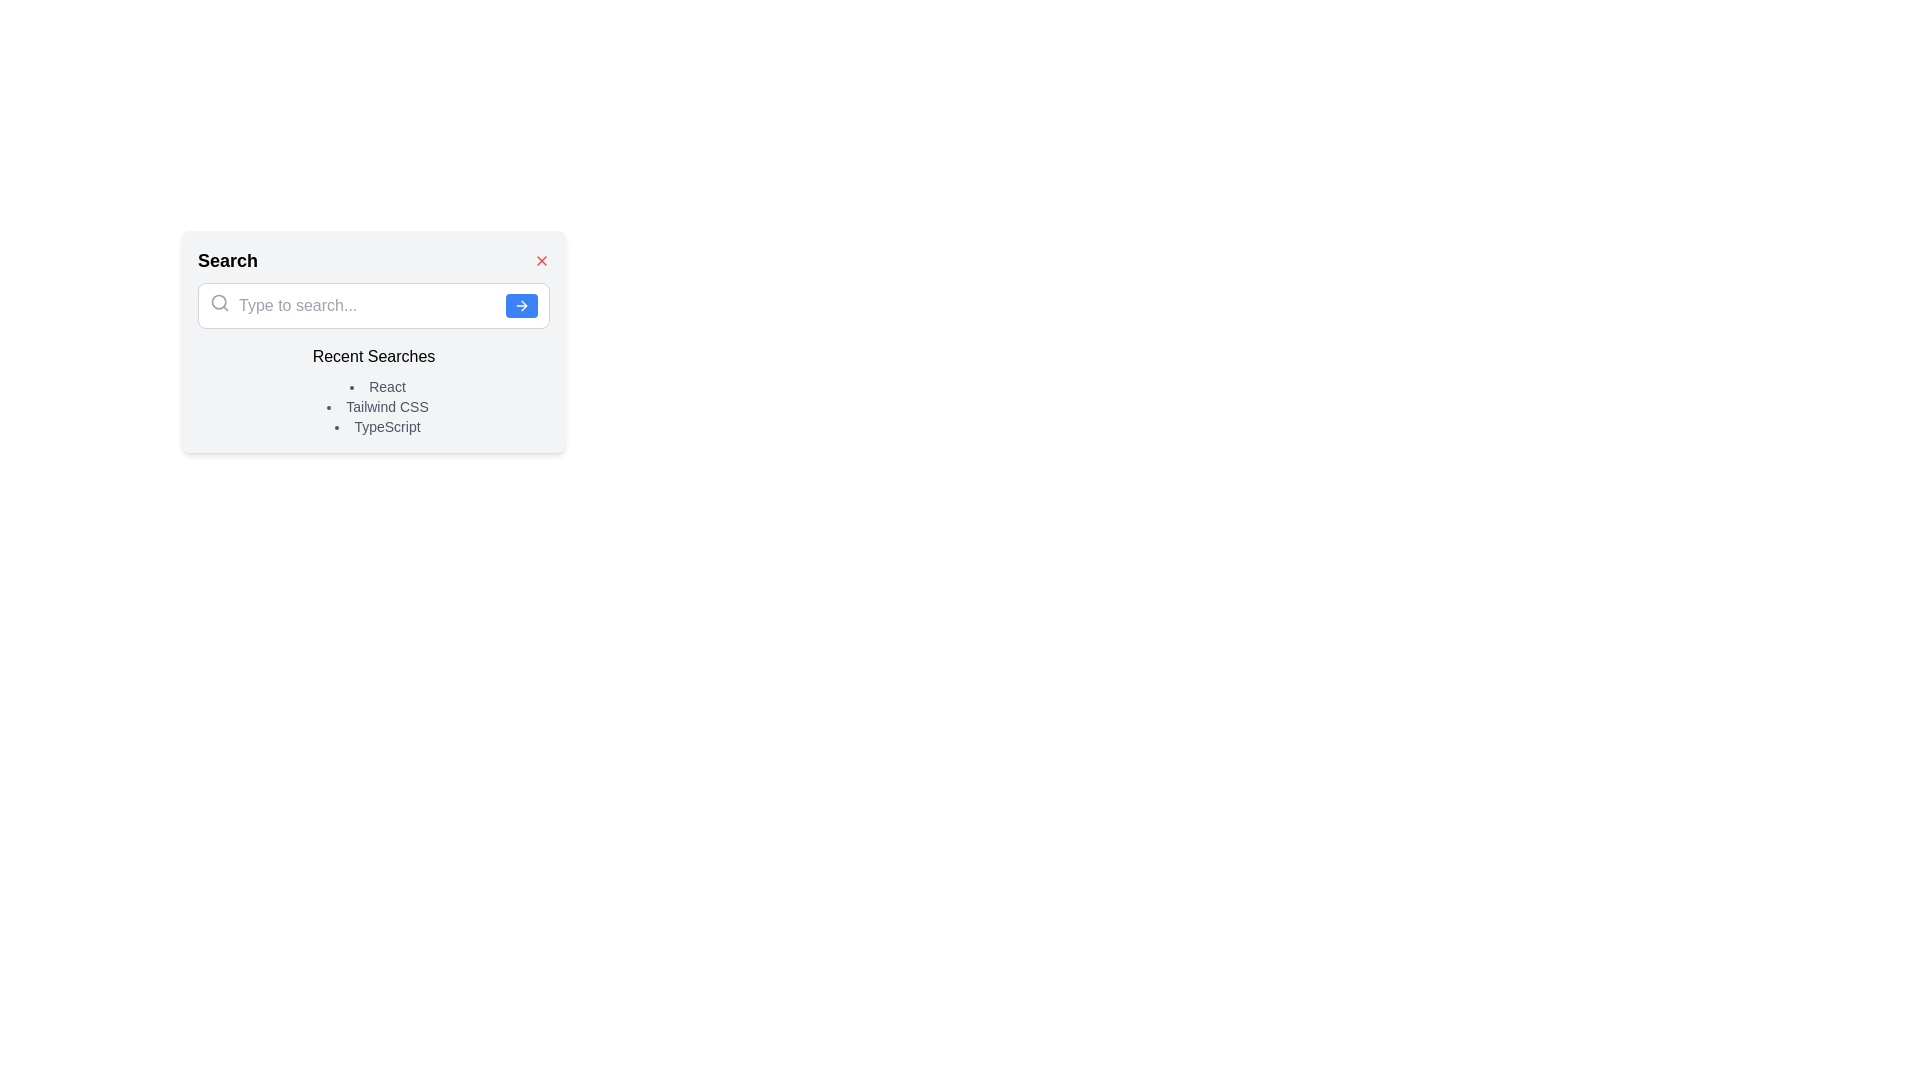  Describe the element at coordinates (378, 426) in the screenshot. I see `the 'TypeScript' text label, which is the last item in the 'Recent Searches' list, displaying recent search activities` at that location.